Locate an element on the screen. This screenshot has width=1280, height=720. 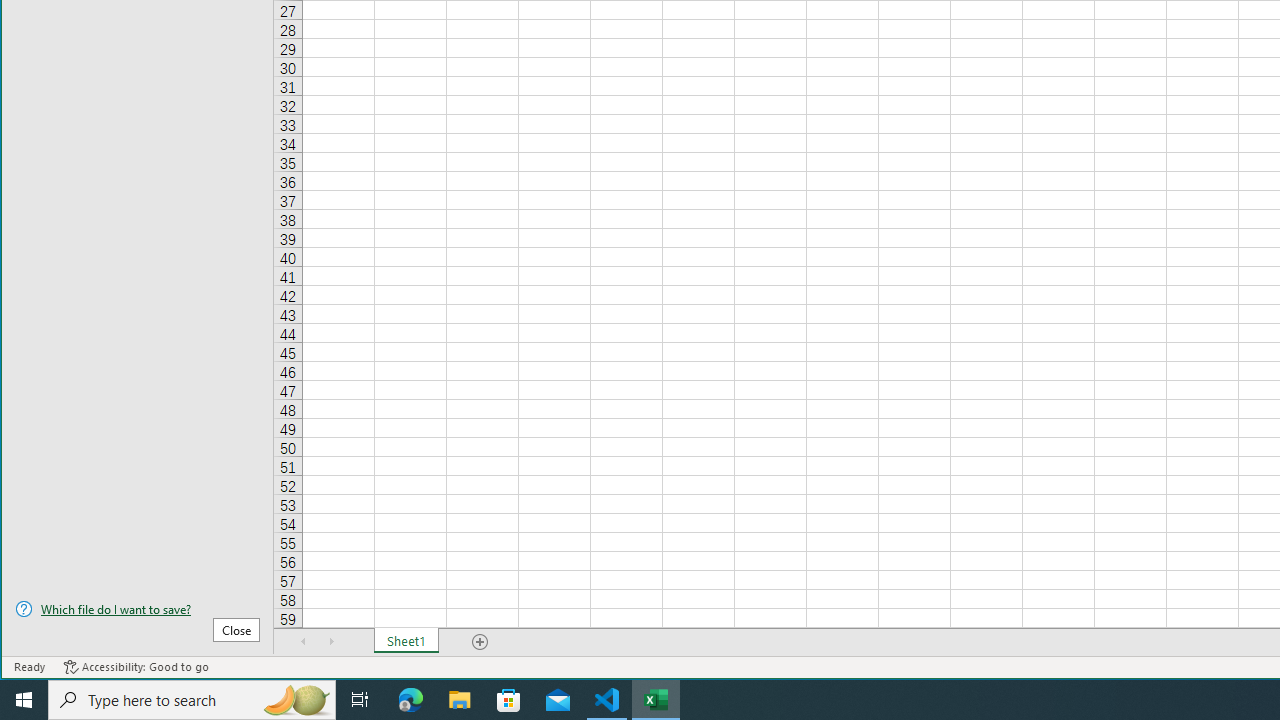
'Scroll Left' is located at coordinates (303, 641).